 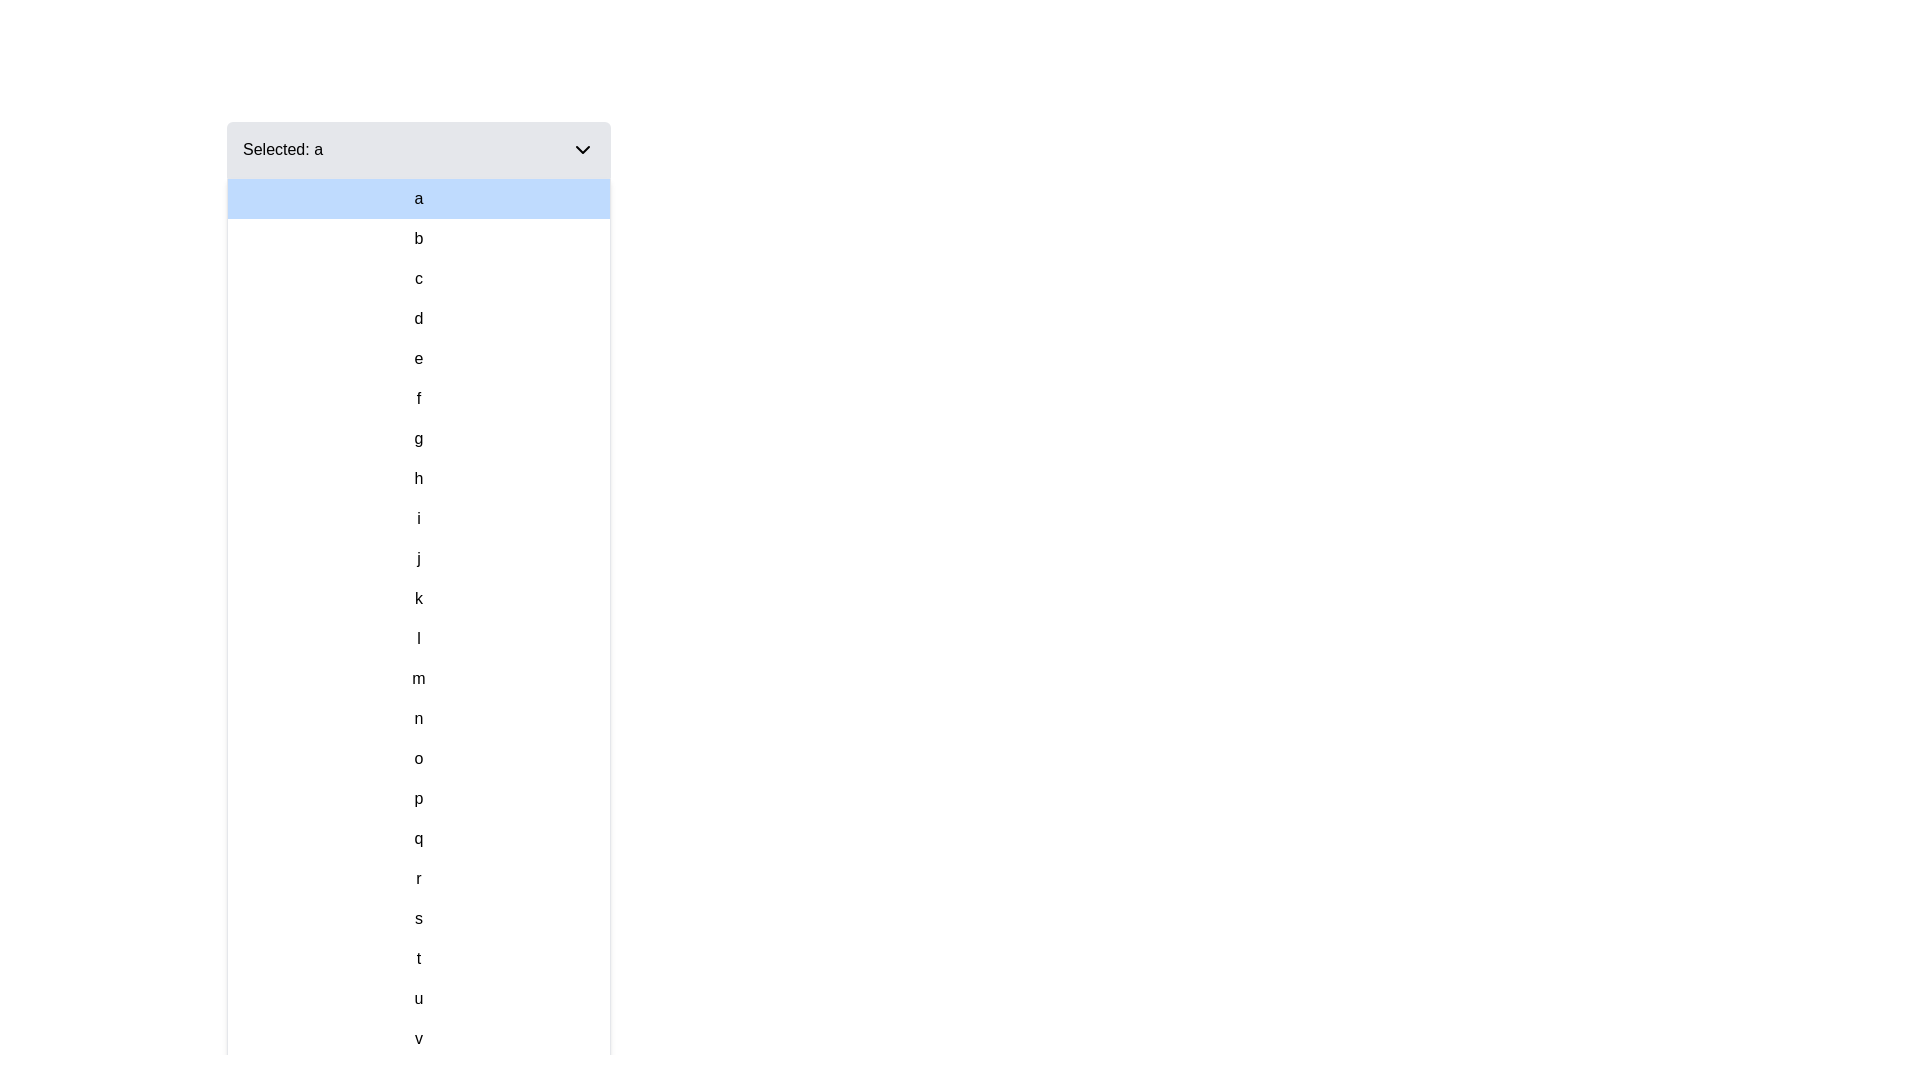 I want to click on the 9th entry in the alphabetically ordered dropdown list, which represents the letter 'i', so click(x=417, y=518).